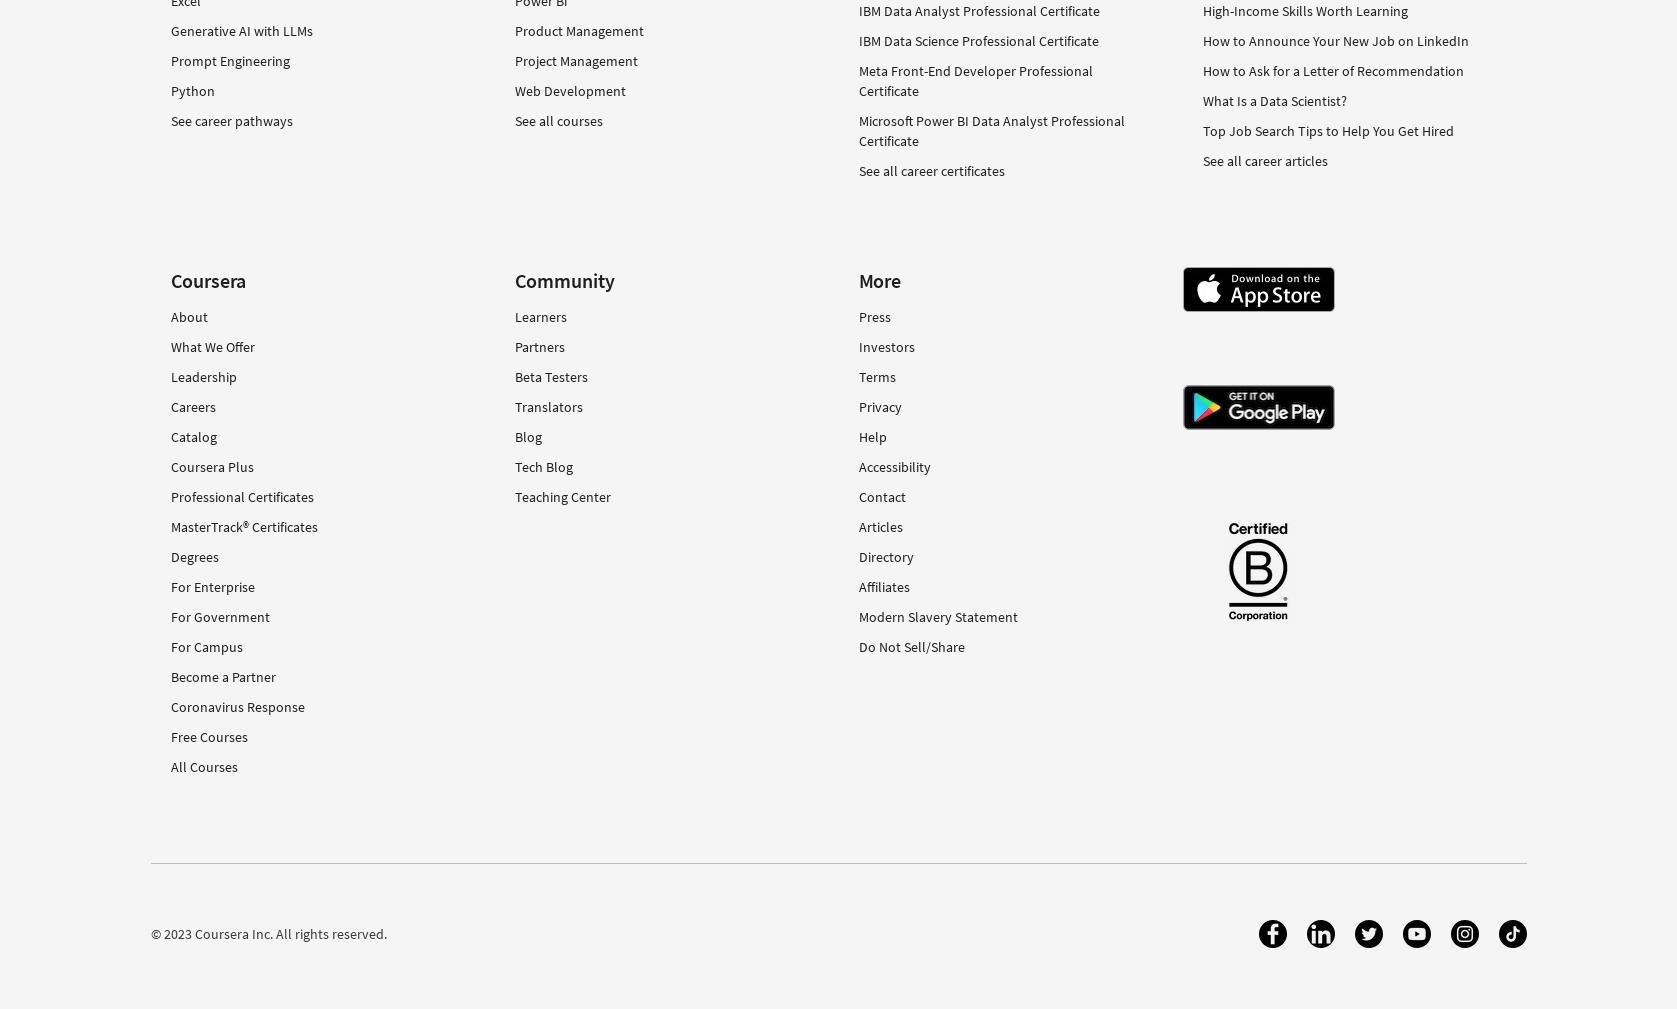 The image size is (1677, 1009). What do you see at coordinates (893, 464) in the screenshot?
I see `'Accessibility'` at bounding box center [893, 464].